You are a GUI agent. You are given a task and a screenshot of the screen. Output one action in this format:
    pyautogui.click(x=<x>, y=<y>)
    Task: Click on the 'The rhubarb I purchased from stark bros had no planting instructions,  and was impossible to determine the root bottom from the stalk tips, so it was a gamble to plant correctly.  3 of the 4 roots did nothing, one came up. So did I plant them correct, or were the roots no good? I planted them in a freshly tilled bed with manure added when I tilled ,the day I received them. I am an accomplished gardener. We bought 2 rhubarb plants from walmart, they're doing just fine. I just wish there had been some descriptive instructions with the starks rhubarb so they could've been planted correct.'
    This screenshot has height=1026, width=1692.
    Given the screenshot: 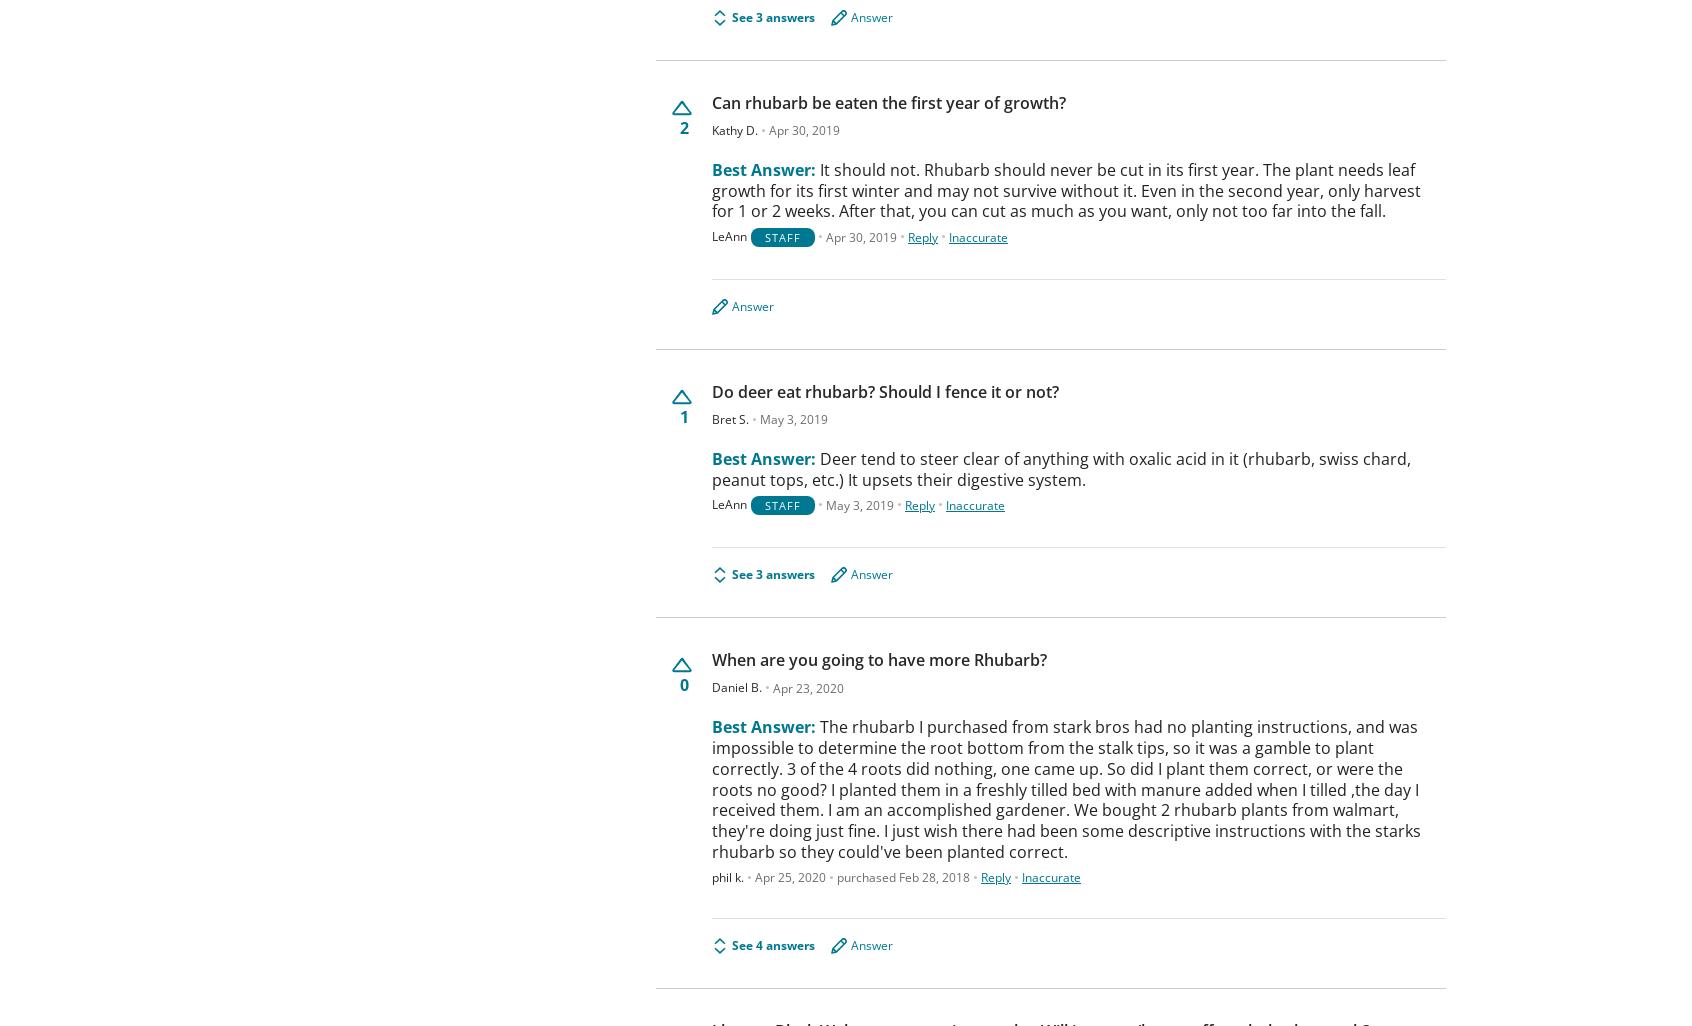 What is the action you would take?
    pyautogui.click(x=1066, y=787)
    